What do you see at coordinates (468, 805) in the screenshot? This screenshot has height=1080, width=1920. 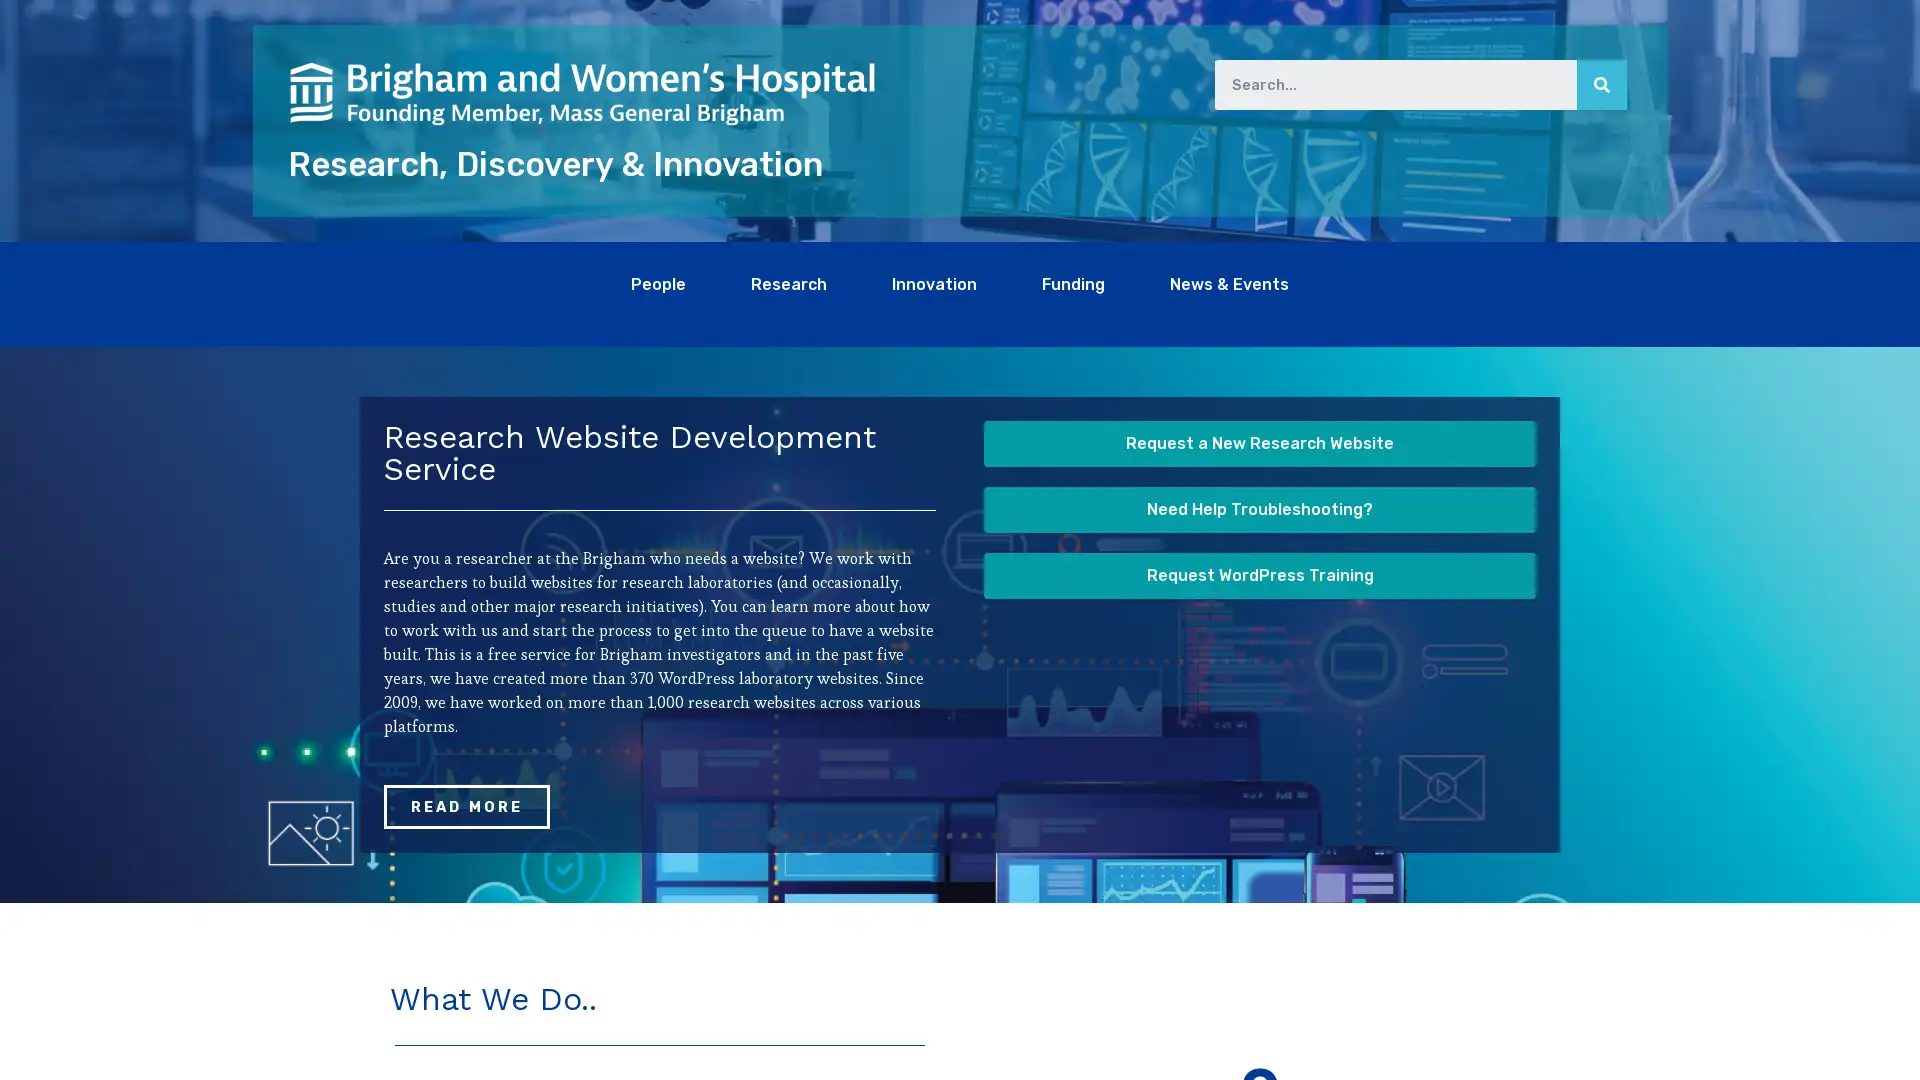 I see `READ MORE` at bounding box center [468, 805].